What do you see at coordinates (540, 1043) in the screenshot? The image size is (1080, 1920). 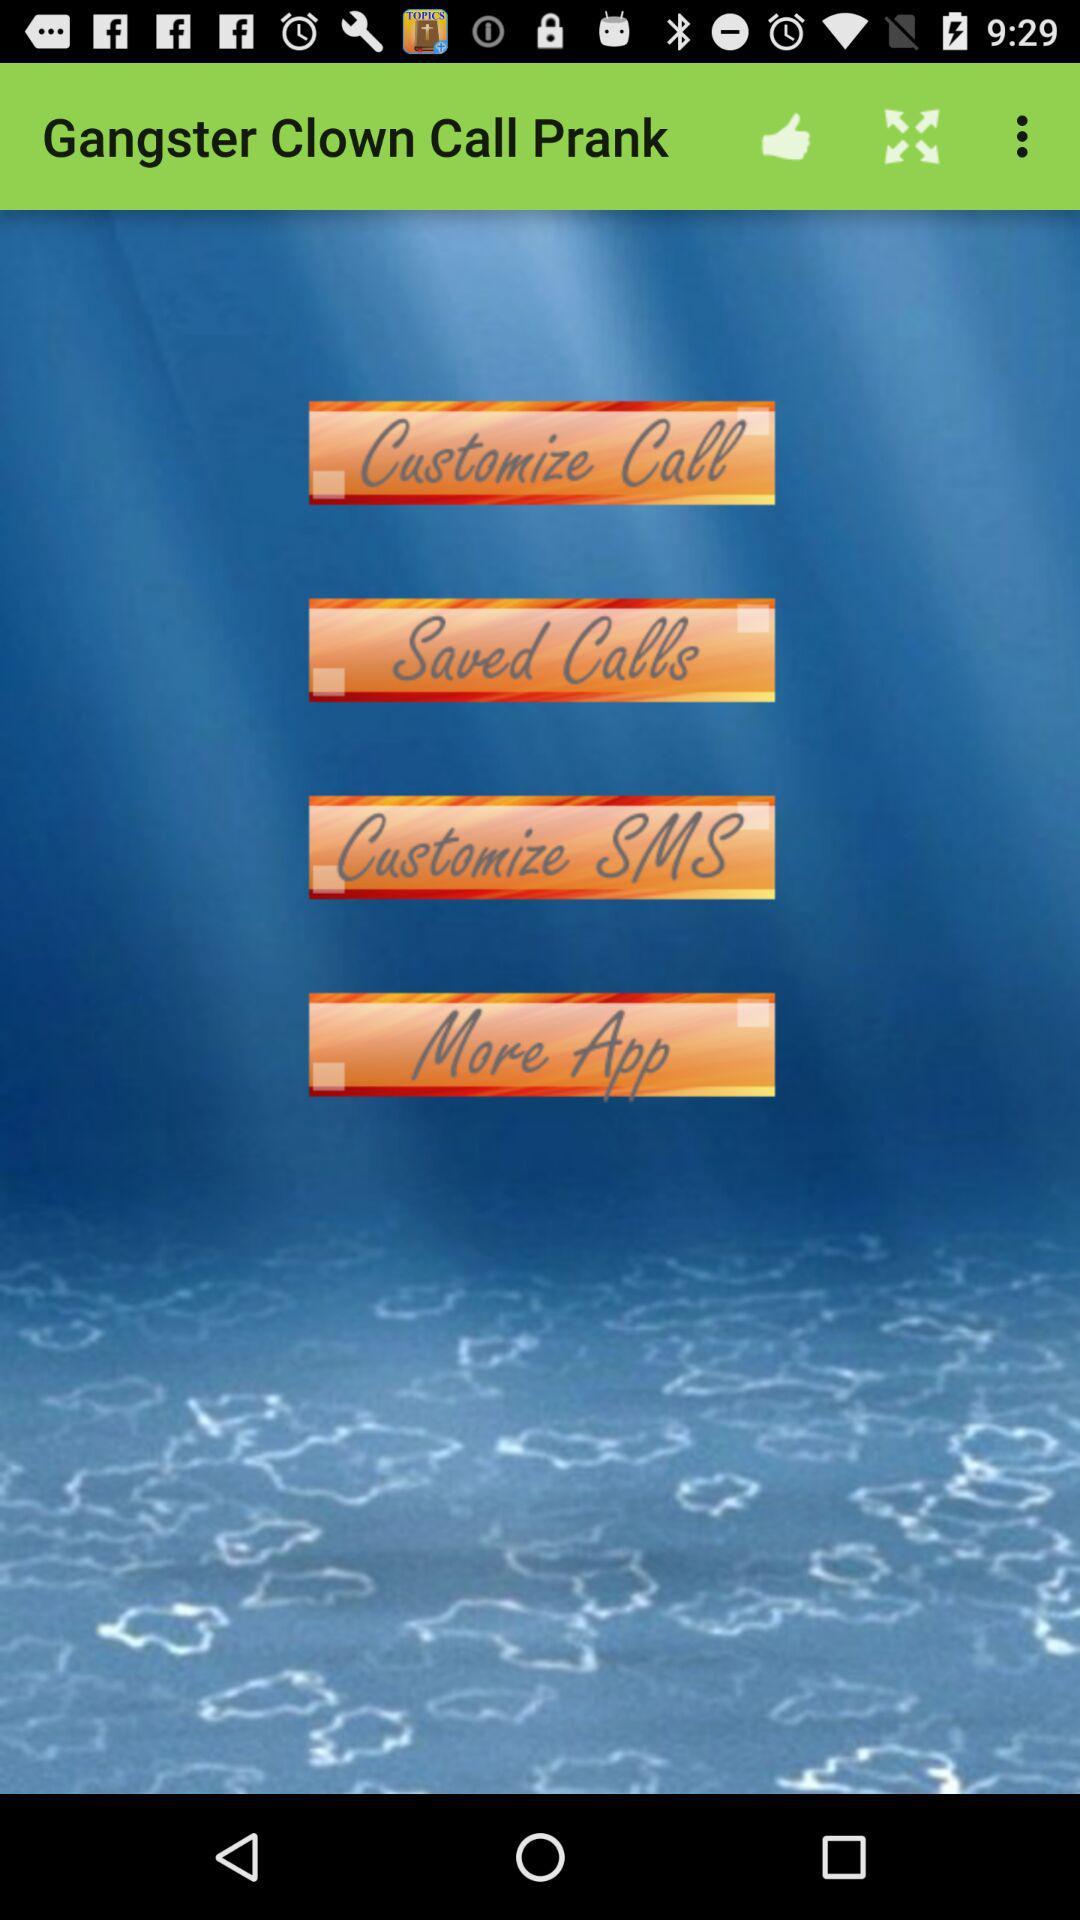 I see `option` at bounding box center [540, 1043].